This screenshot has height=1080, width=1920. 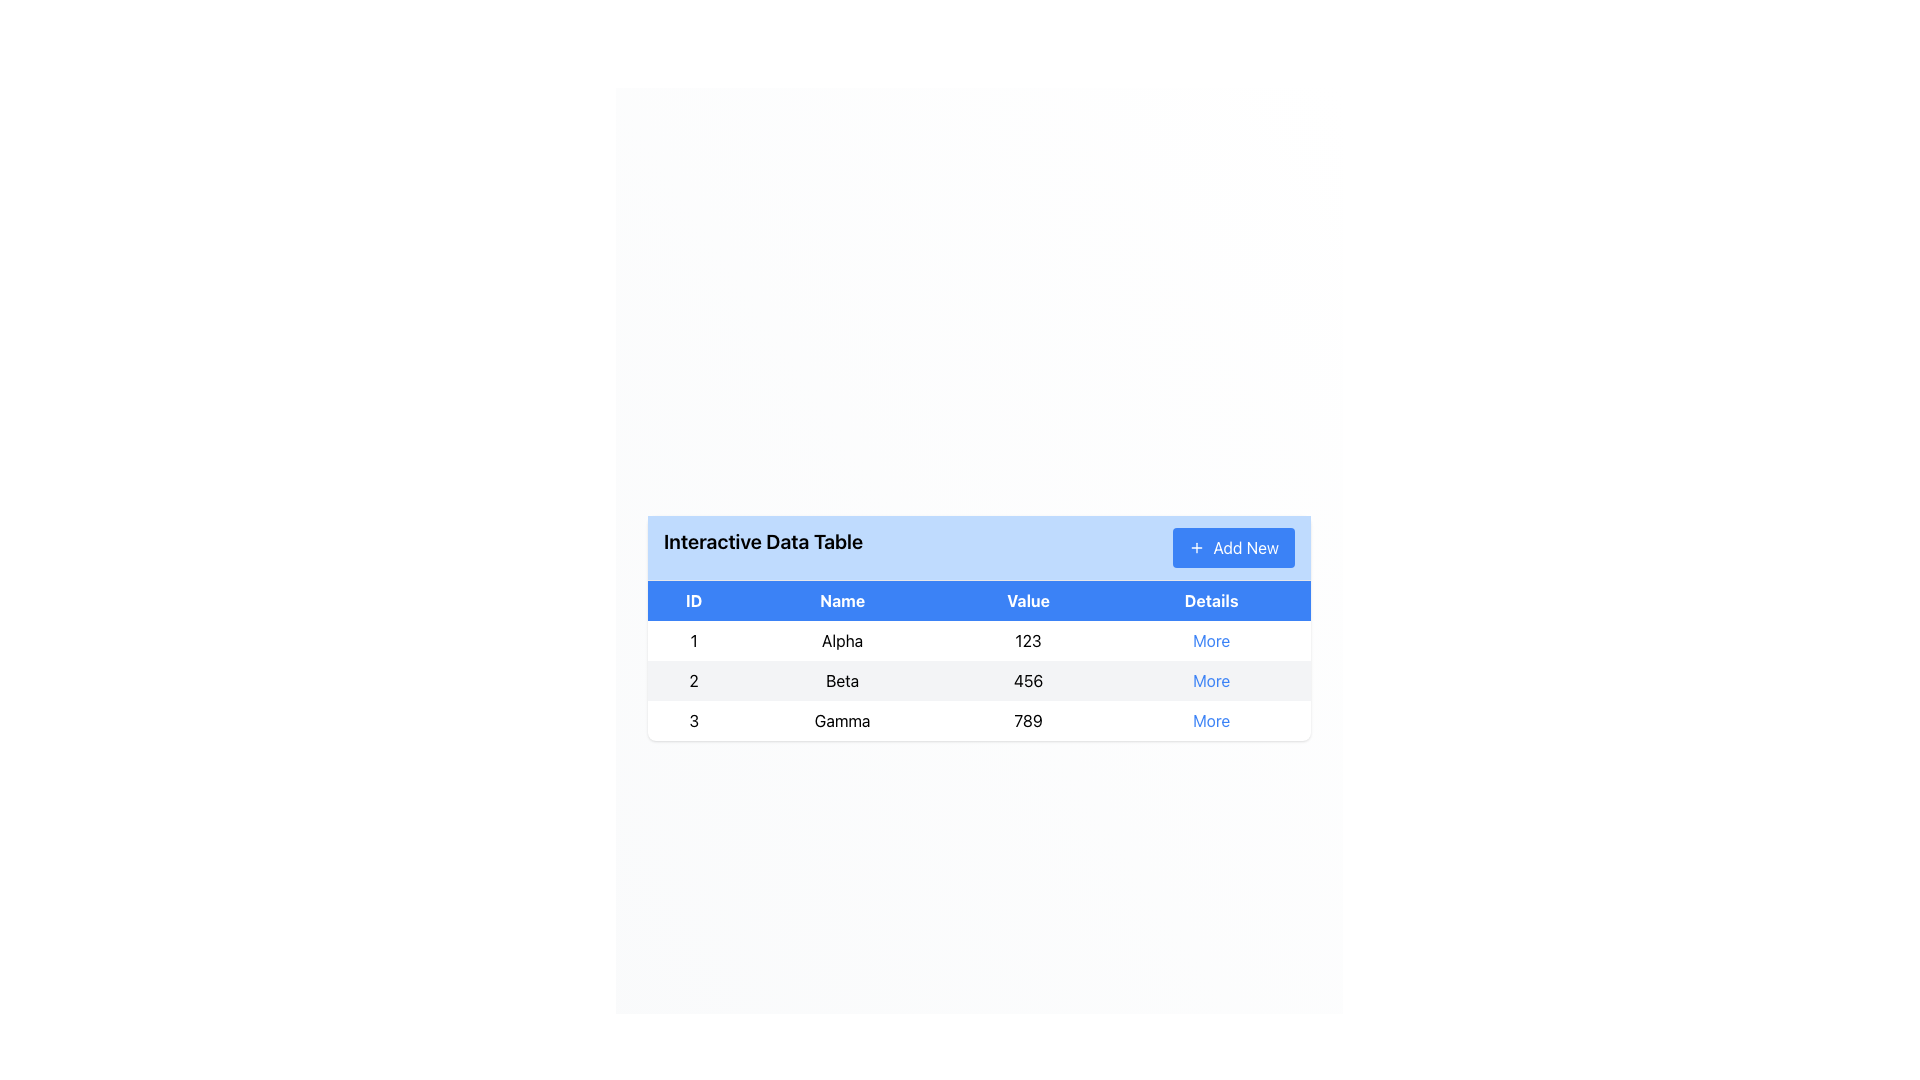 I want to click on the Text Label element displaying 'Details' which is located at the rightmost position in the header of the data table, so click(x=1210, y=599).